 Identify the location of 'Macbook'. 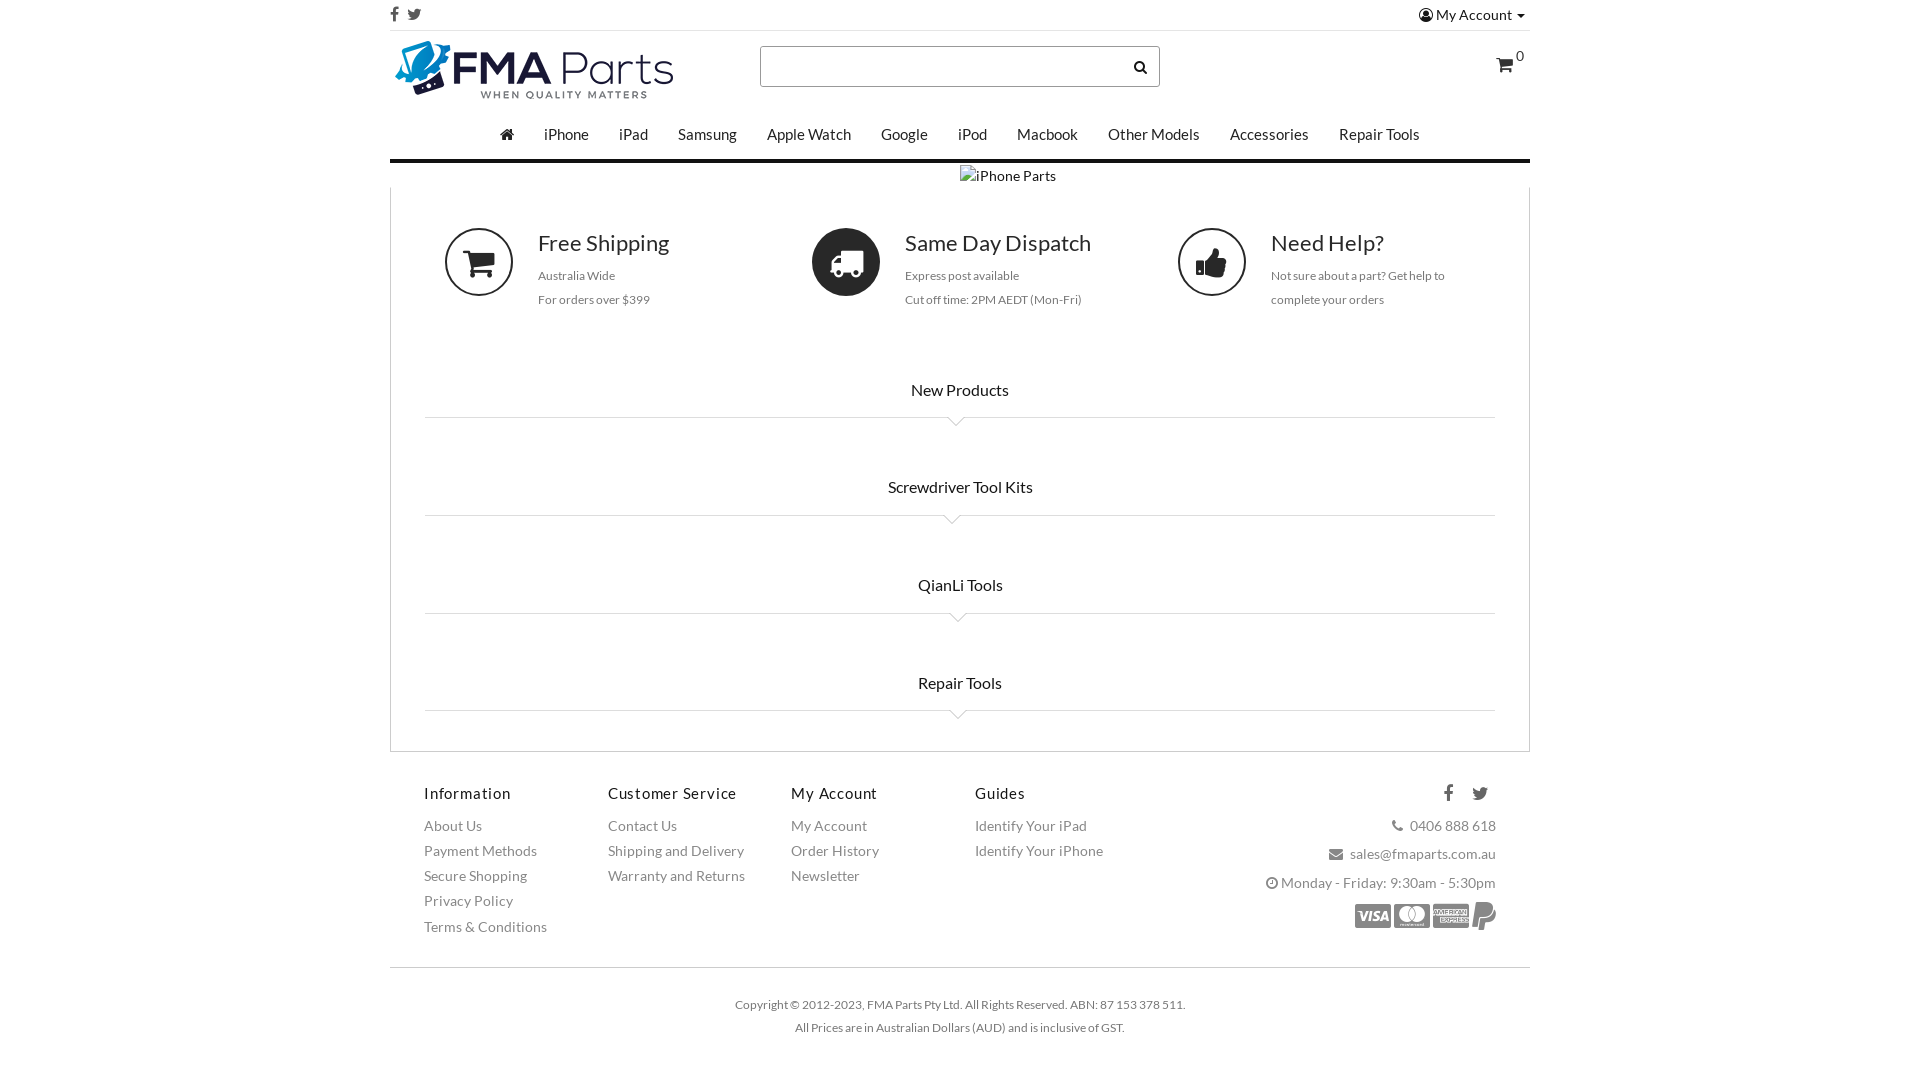
(1002, 134).